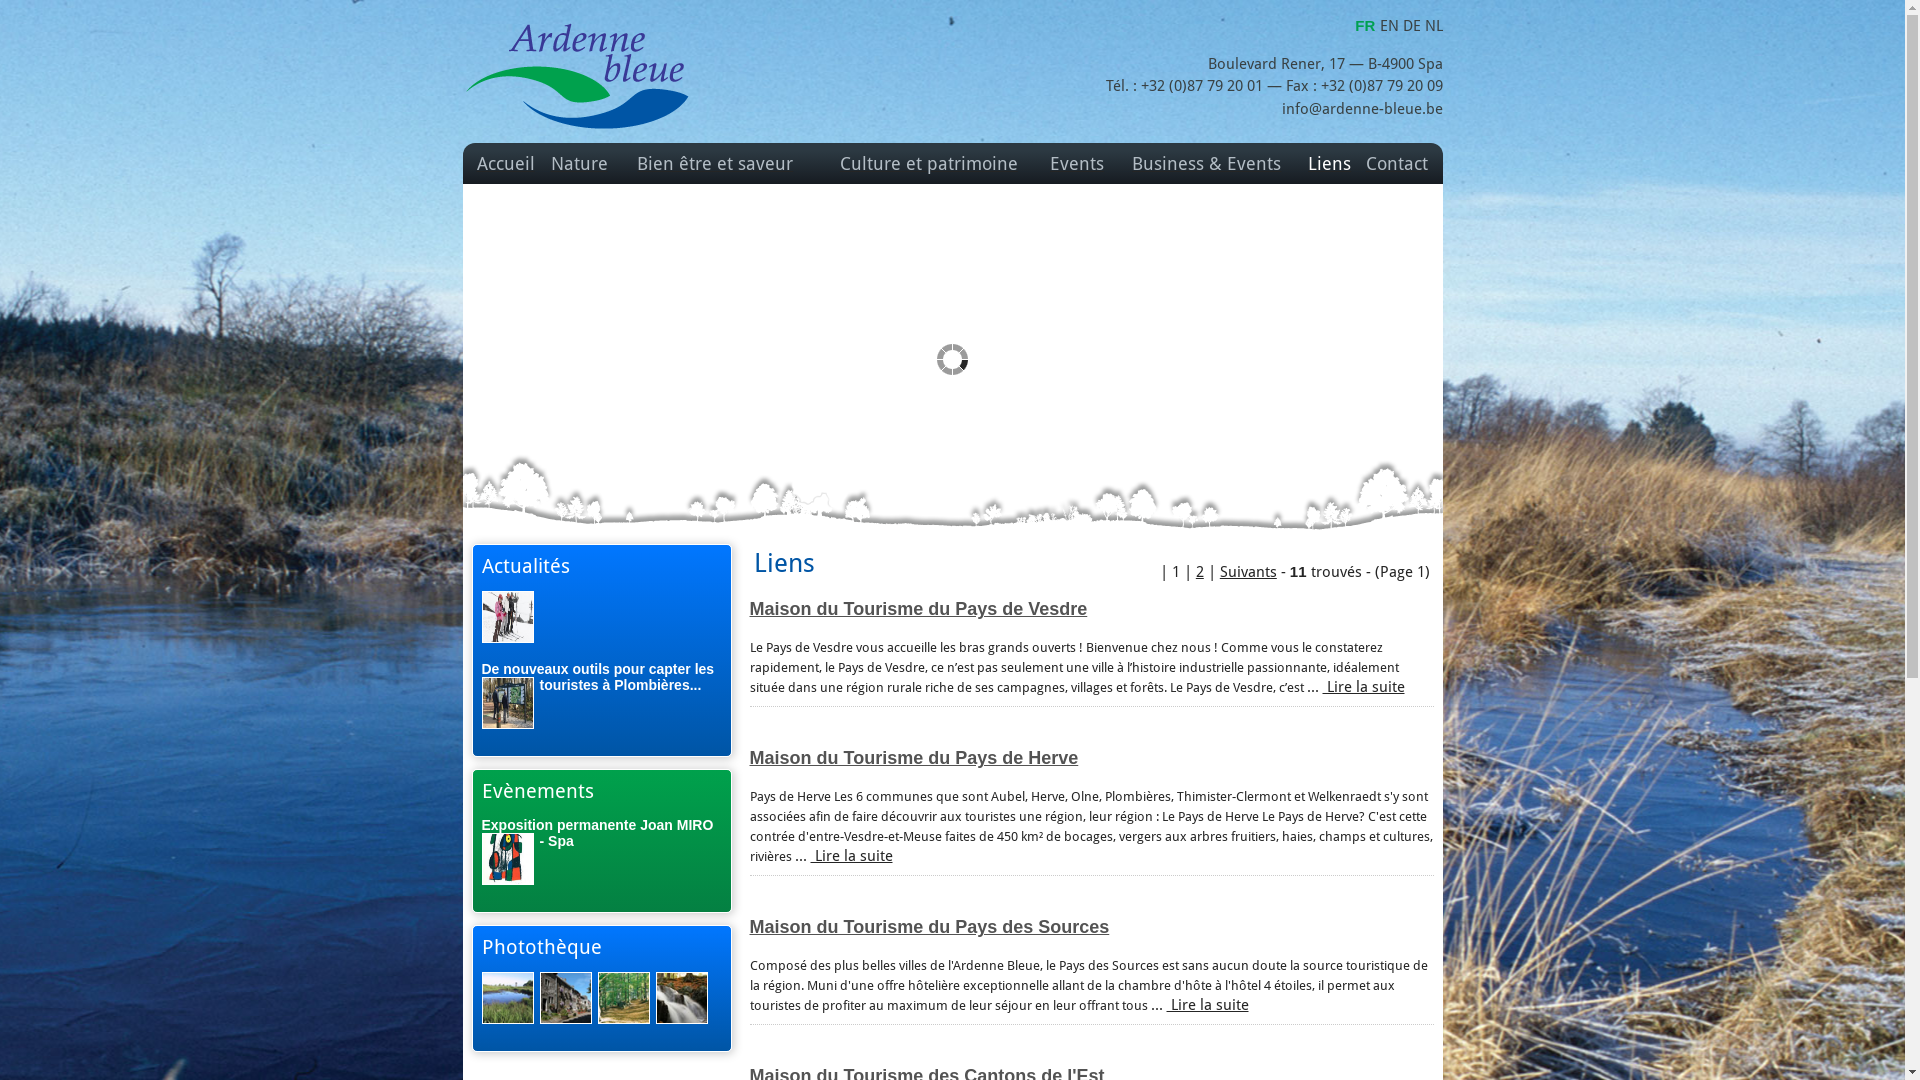 The width and height of the screenshot is (1920, 1080). I want to click on 'Liens', so click(1329, 164).